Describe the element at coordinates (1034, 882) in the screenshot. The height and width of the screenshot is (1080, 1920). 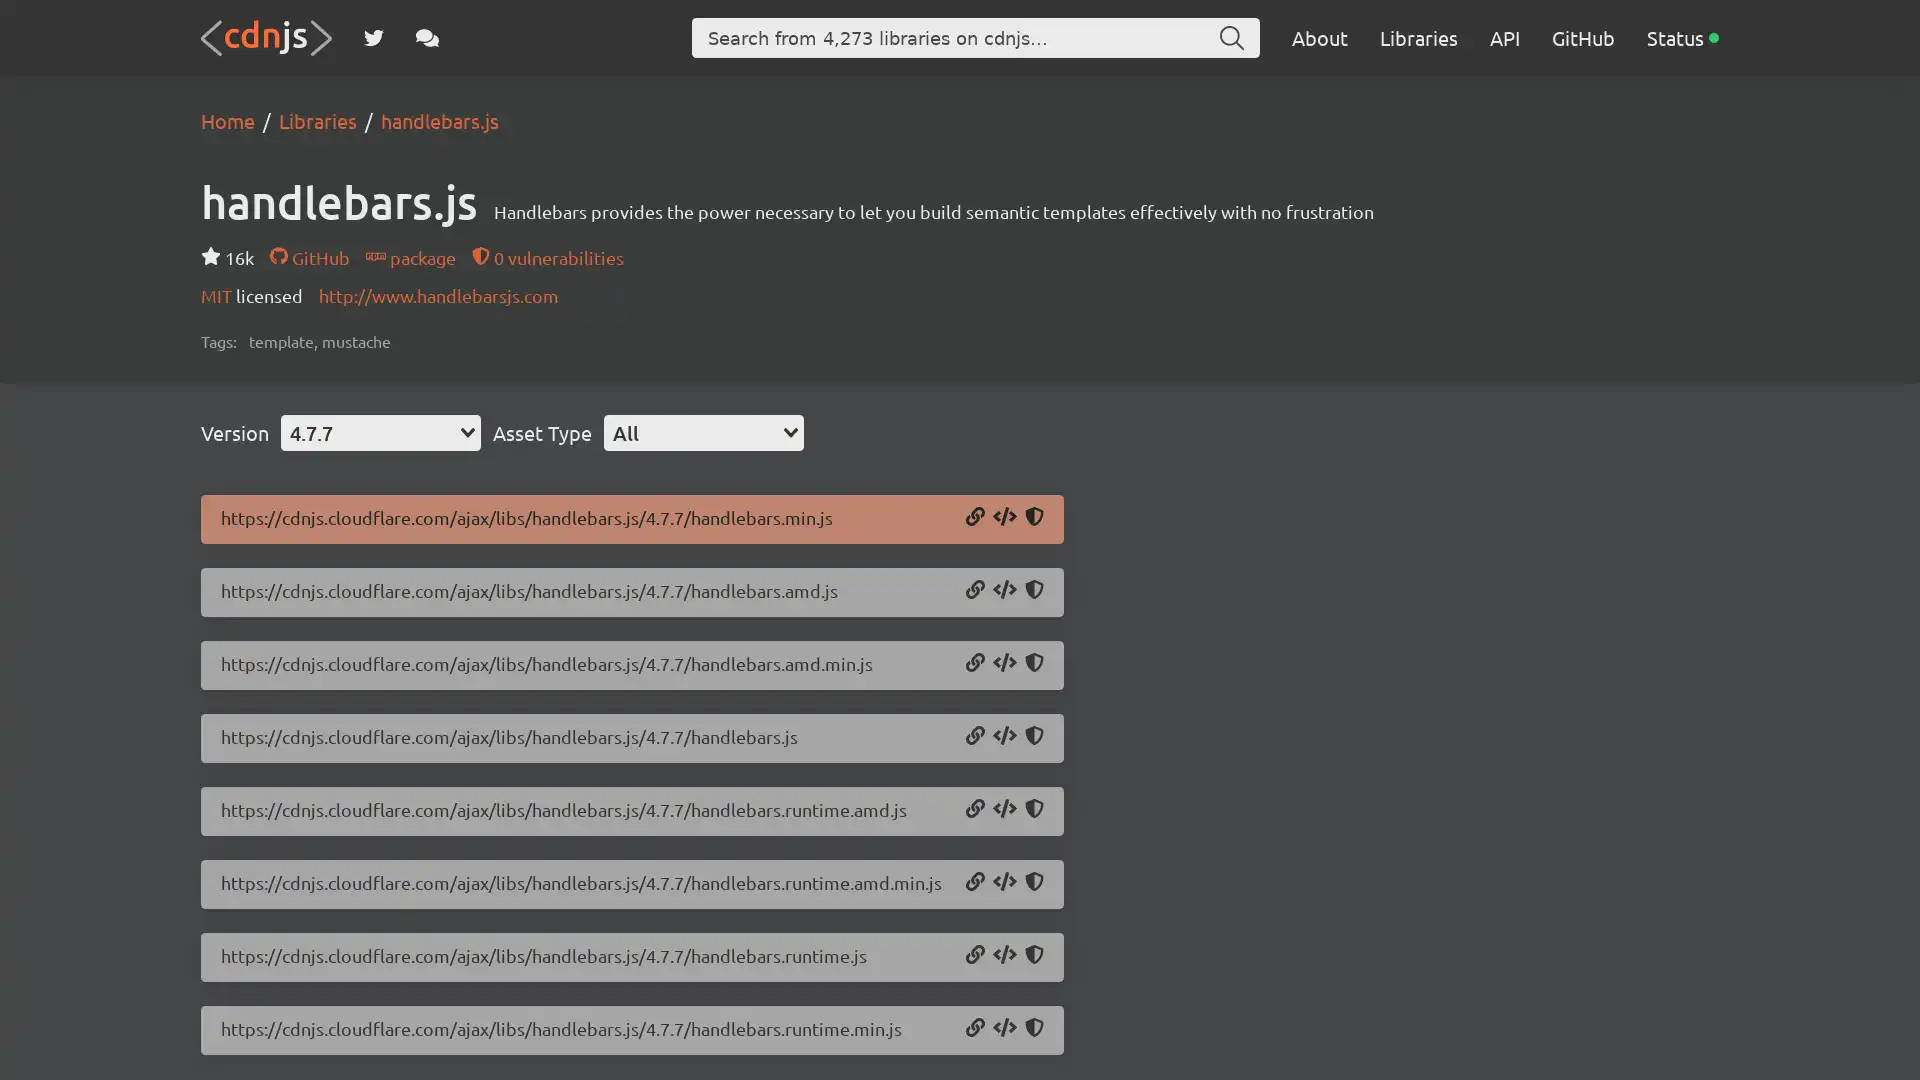
I see `Copy SRI Hash` at that location.